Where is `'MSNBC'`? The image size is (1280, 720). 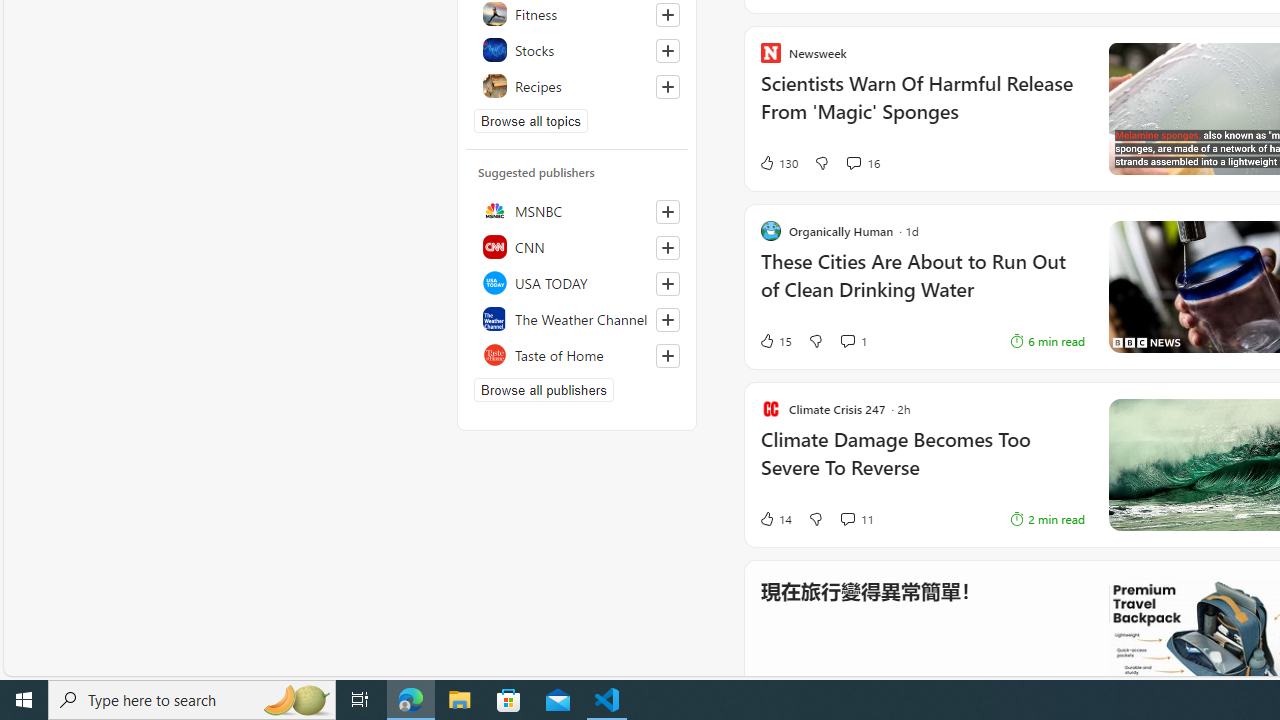
'MSNBC' is located at coordinates (576, 210).